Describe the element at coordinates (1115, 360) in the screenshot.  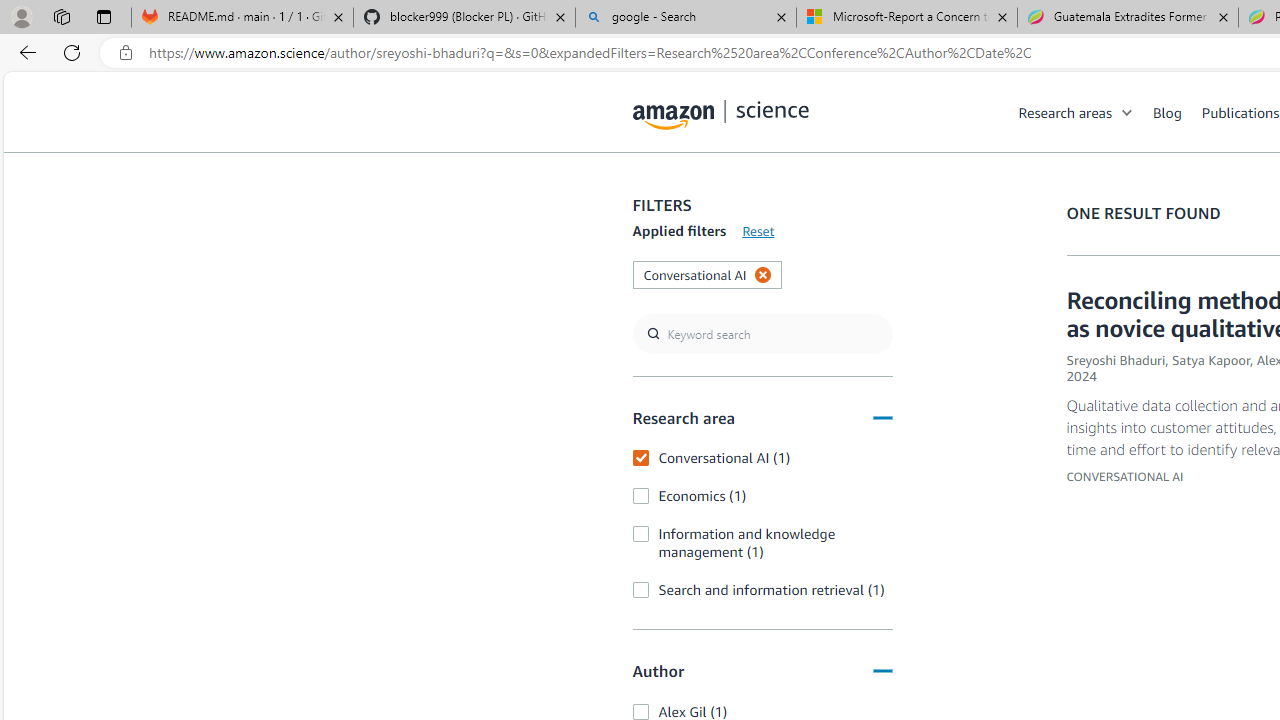
I see `'Sreyoshi Bhaduri'` at that location.